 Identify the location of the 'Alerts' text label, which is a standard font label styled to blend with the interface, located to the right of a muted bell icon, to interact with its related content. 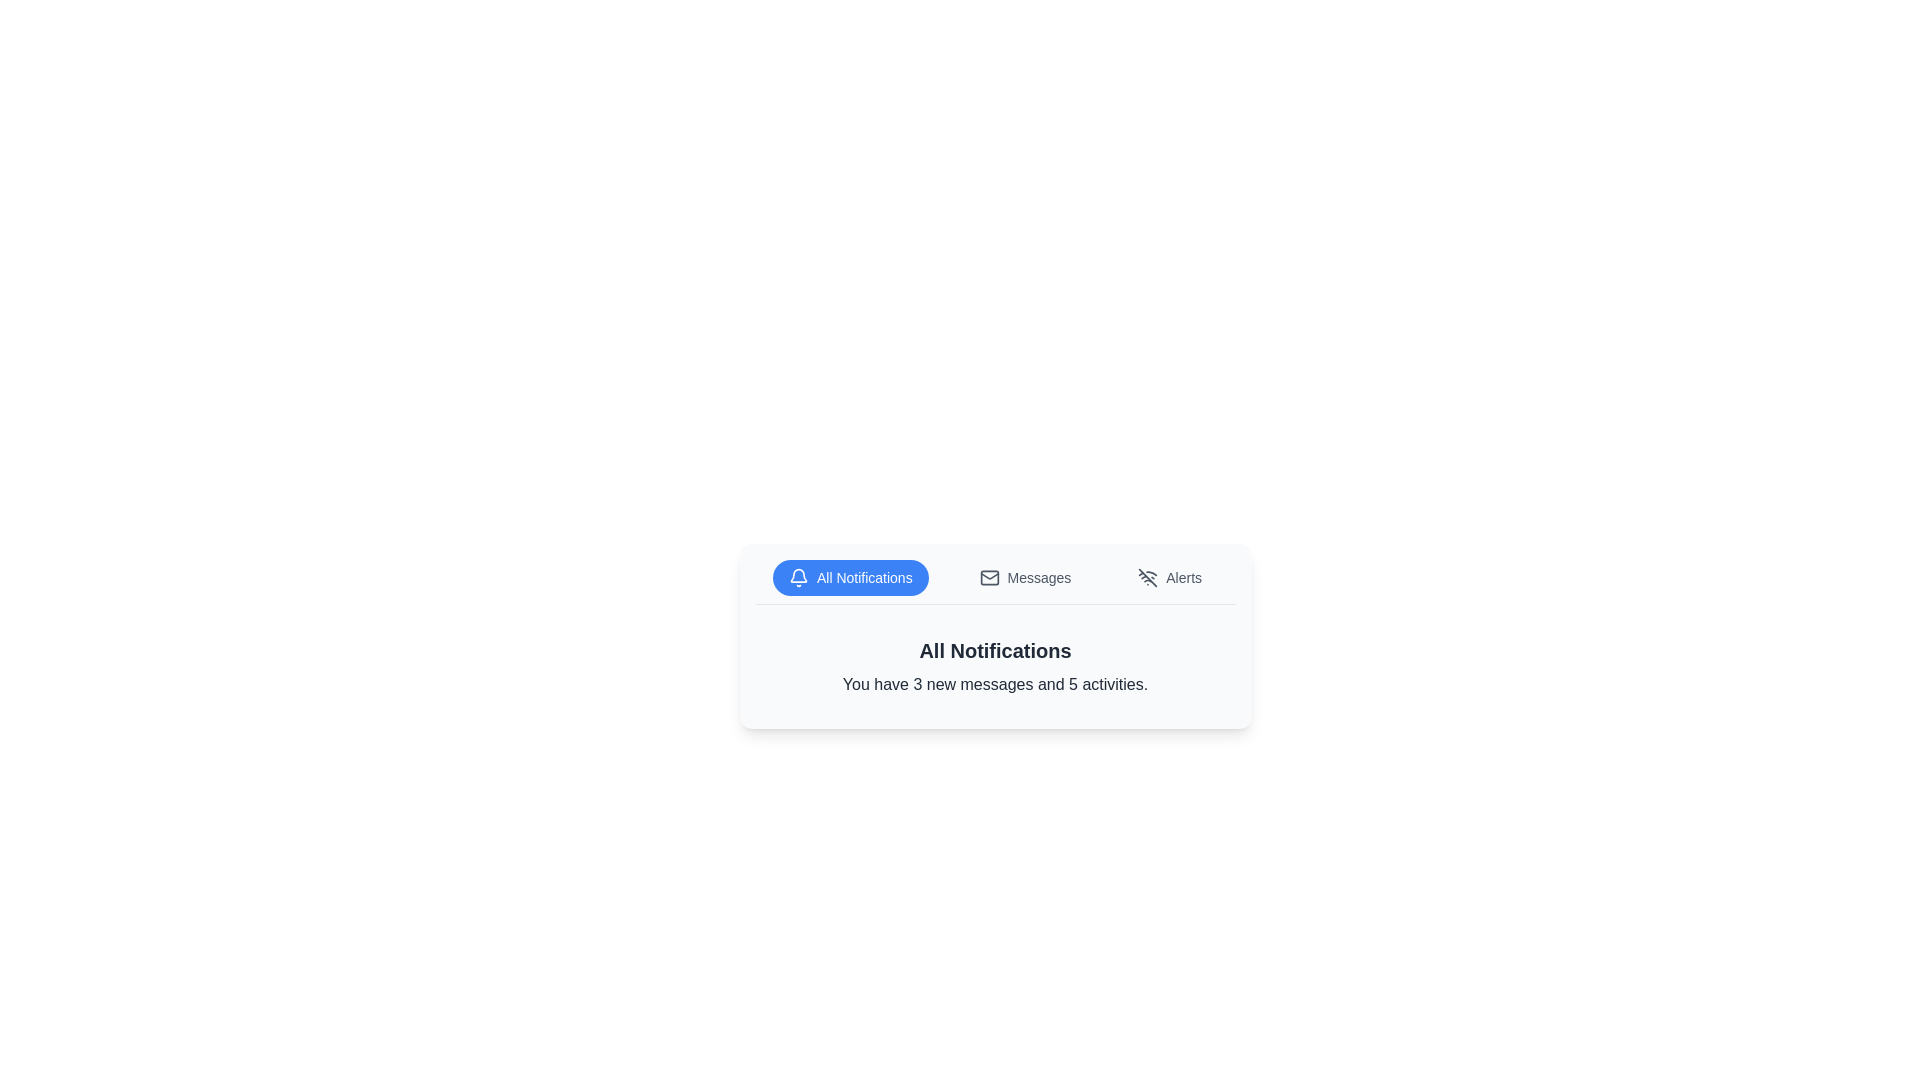
(1184, 578).